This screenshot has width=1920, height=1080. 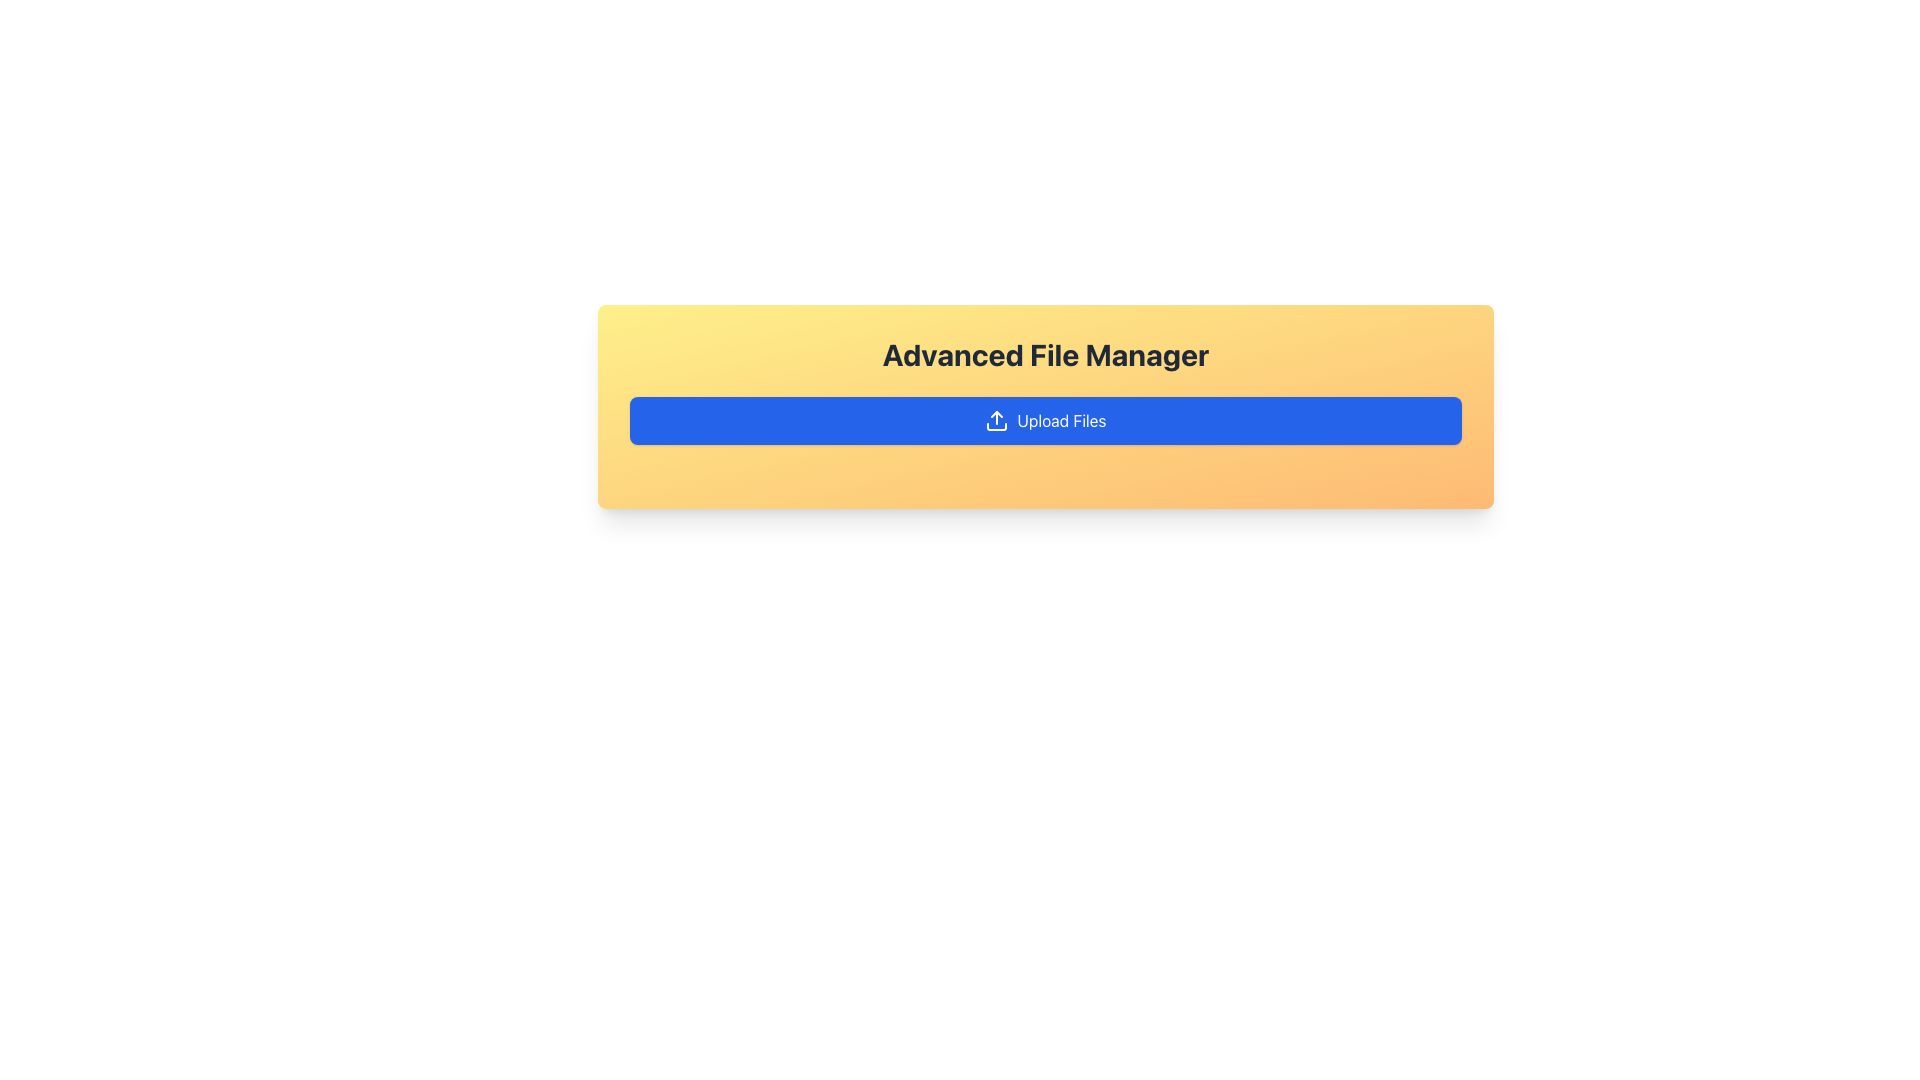 I want to click on the SVG Icon representing the upload functionality, which is located within the blue button labeled 'Upload Files', positioned to the left of the button text, so click(x=997, y=419).